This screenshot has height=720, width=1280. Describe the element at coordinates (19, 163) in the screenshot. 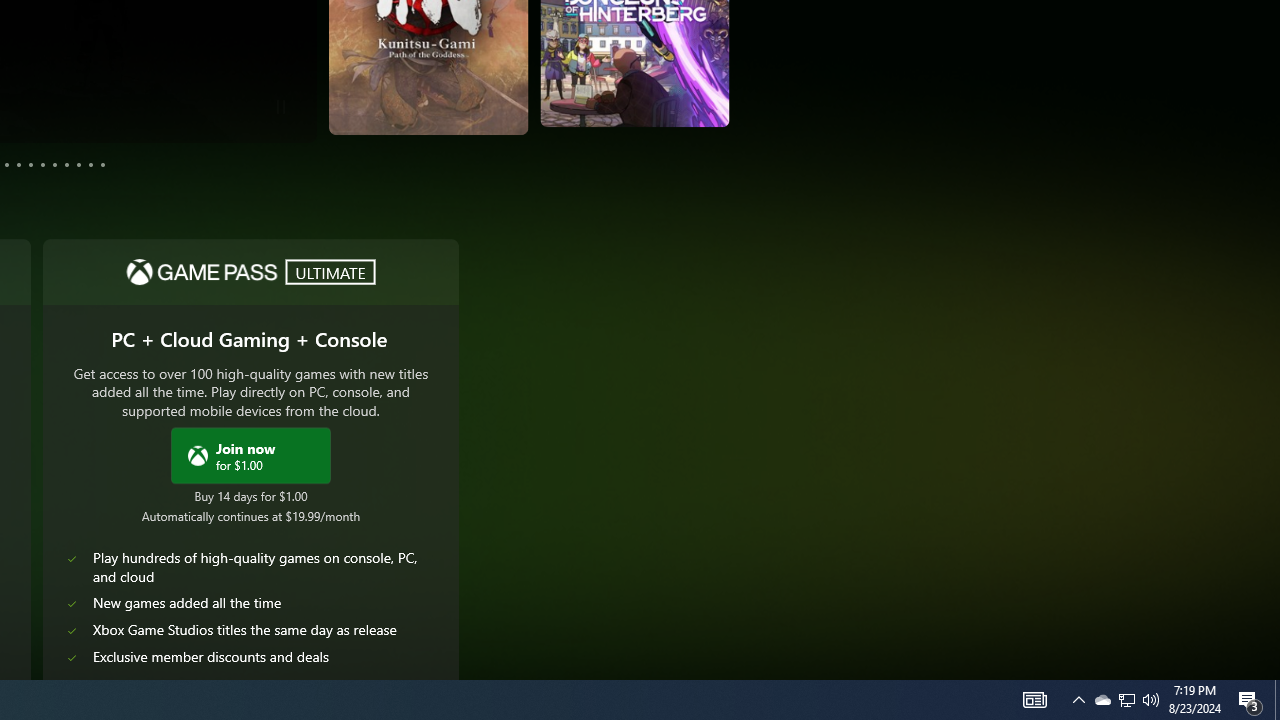

I see `'Page 5'` at that location.